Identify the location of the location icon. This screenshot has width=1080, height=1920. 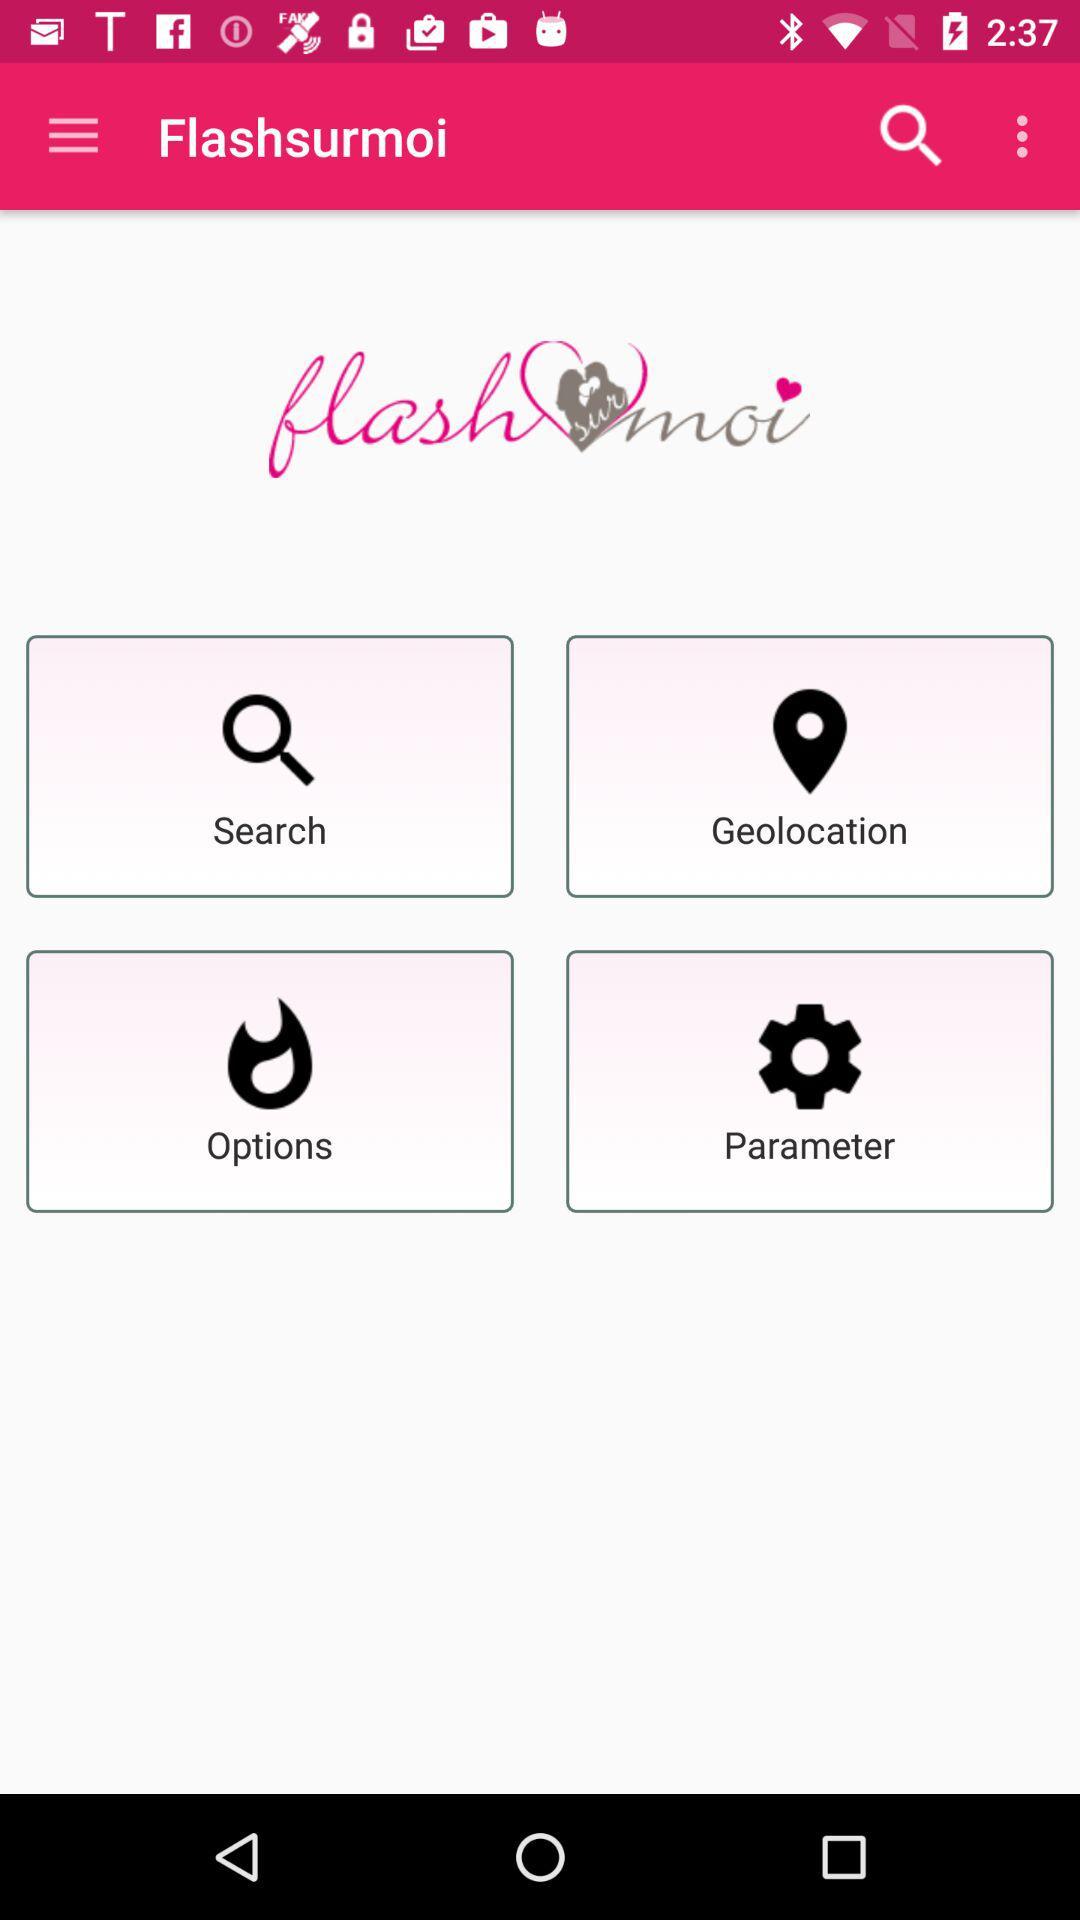
(810, 740).